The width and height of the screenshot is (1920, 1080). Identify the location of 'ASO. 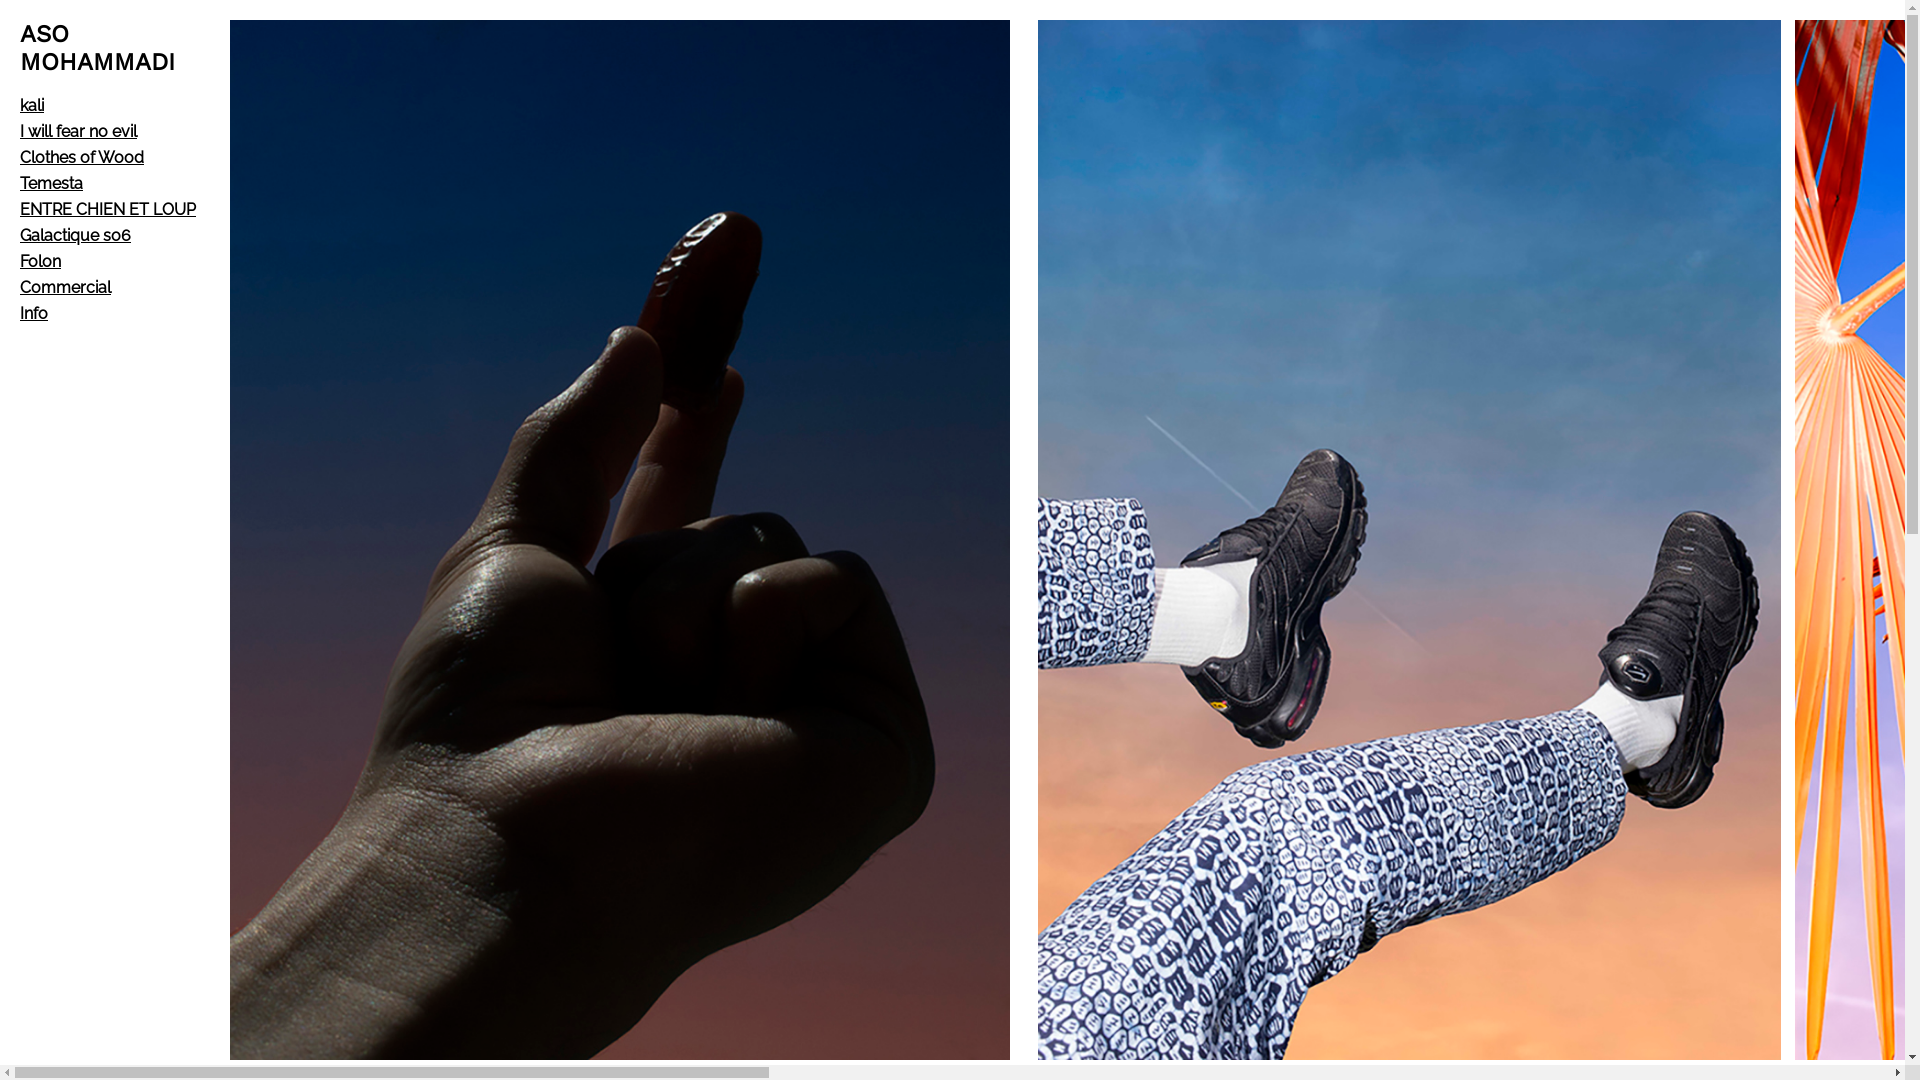
(96, 46).